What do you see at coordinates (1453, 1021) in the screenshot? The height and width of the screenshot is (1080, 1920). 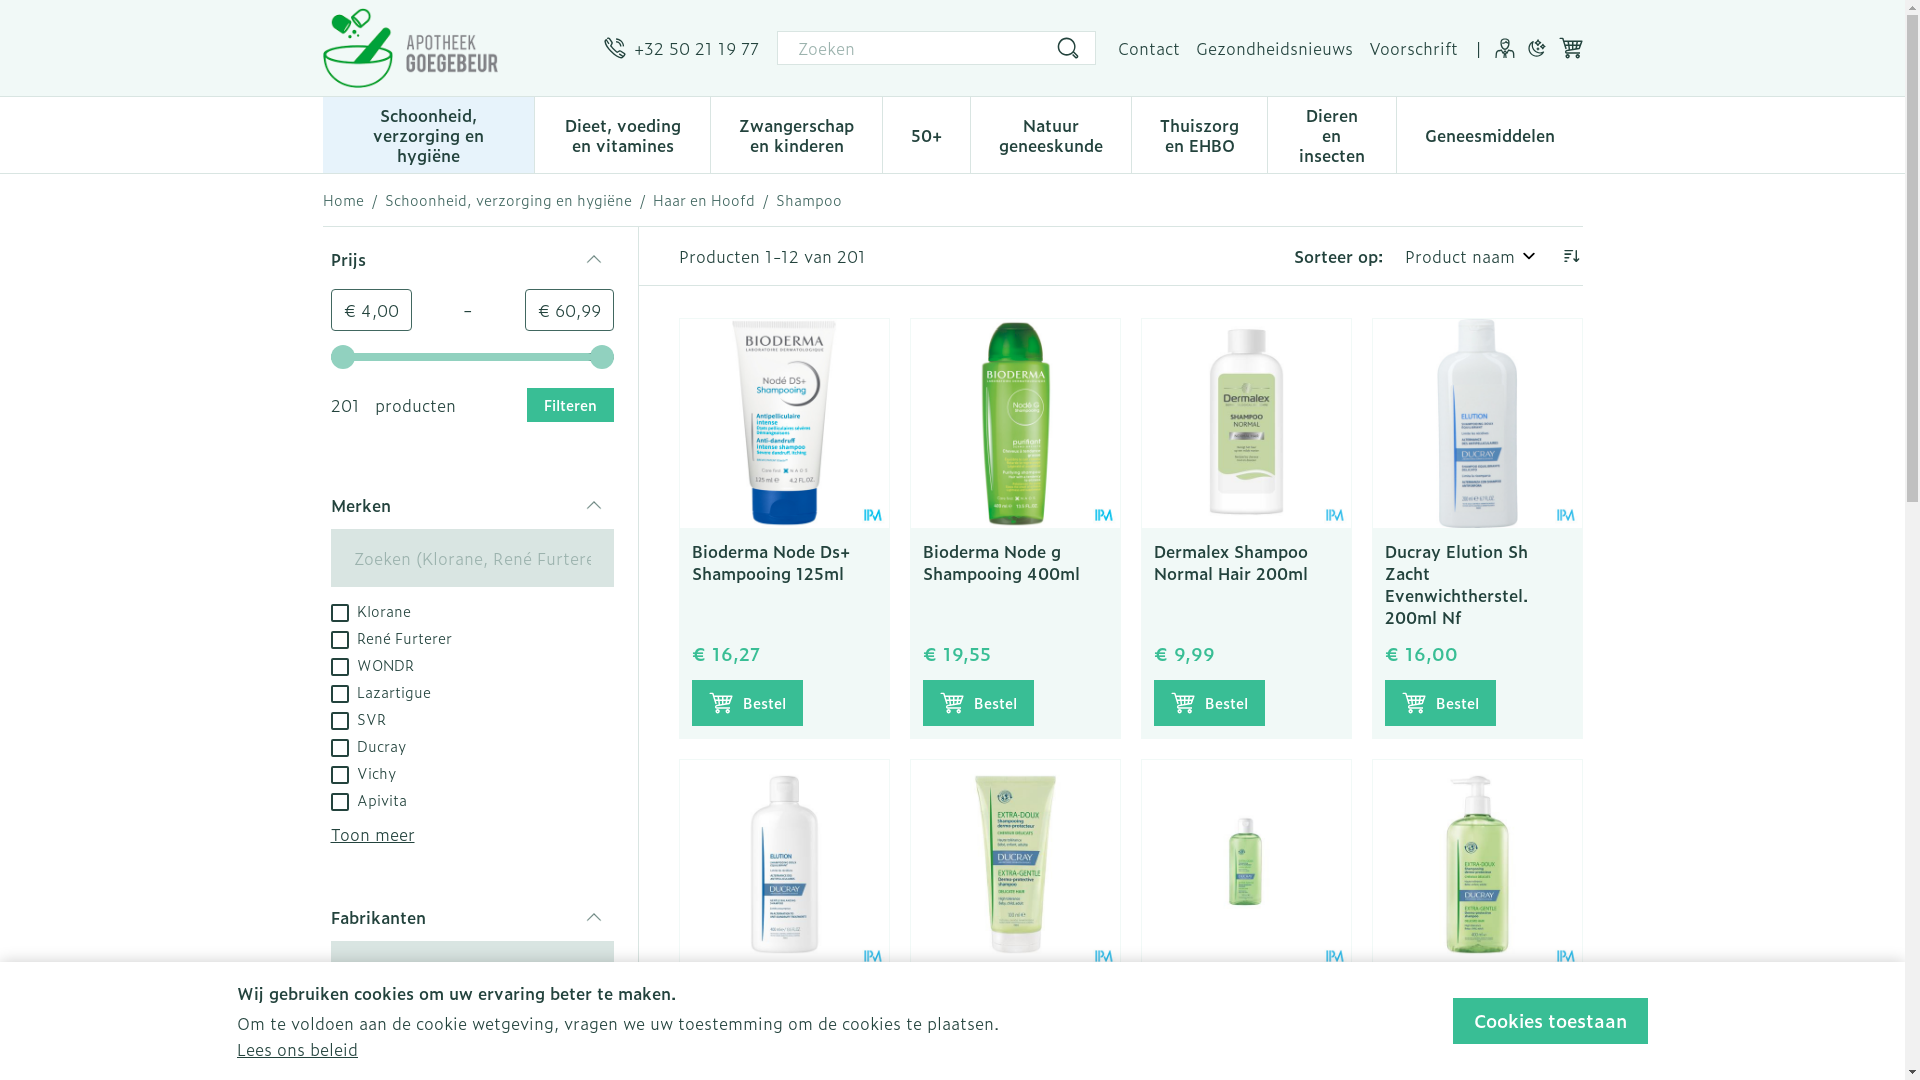 I see `'Cookies toestaan'` at bounding box center [1453, 1021].